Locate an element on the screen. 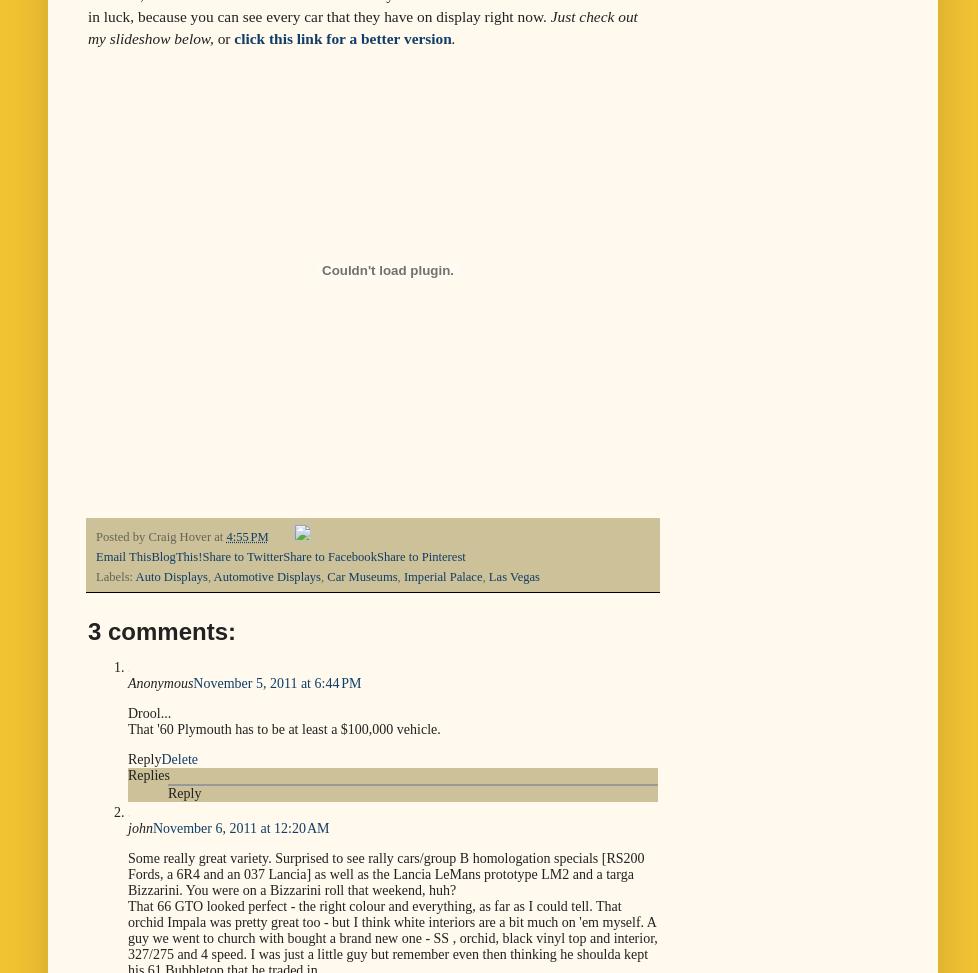  'Share to Twitter' is located at coordinates (242, 557).